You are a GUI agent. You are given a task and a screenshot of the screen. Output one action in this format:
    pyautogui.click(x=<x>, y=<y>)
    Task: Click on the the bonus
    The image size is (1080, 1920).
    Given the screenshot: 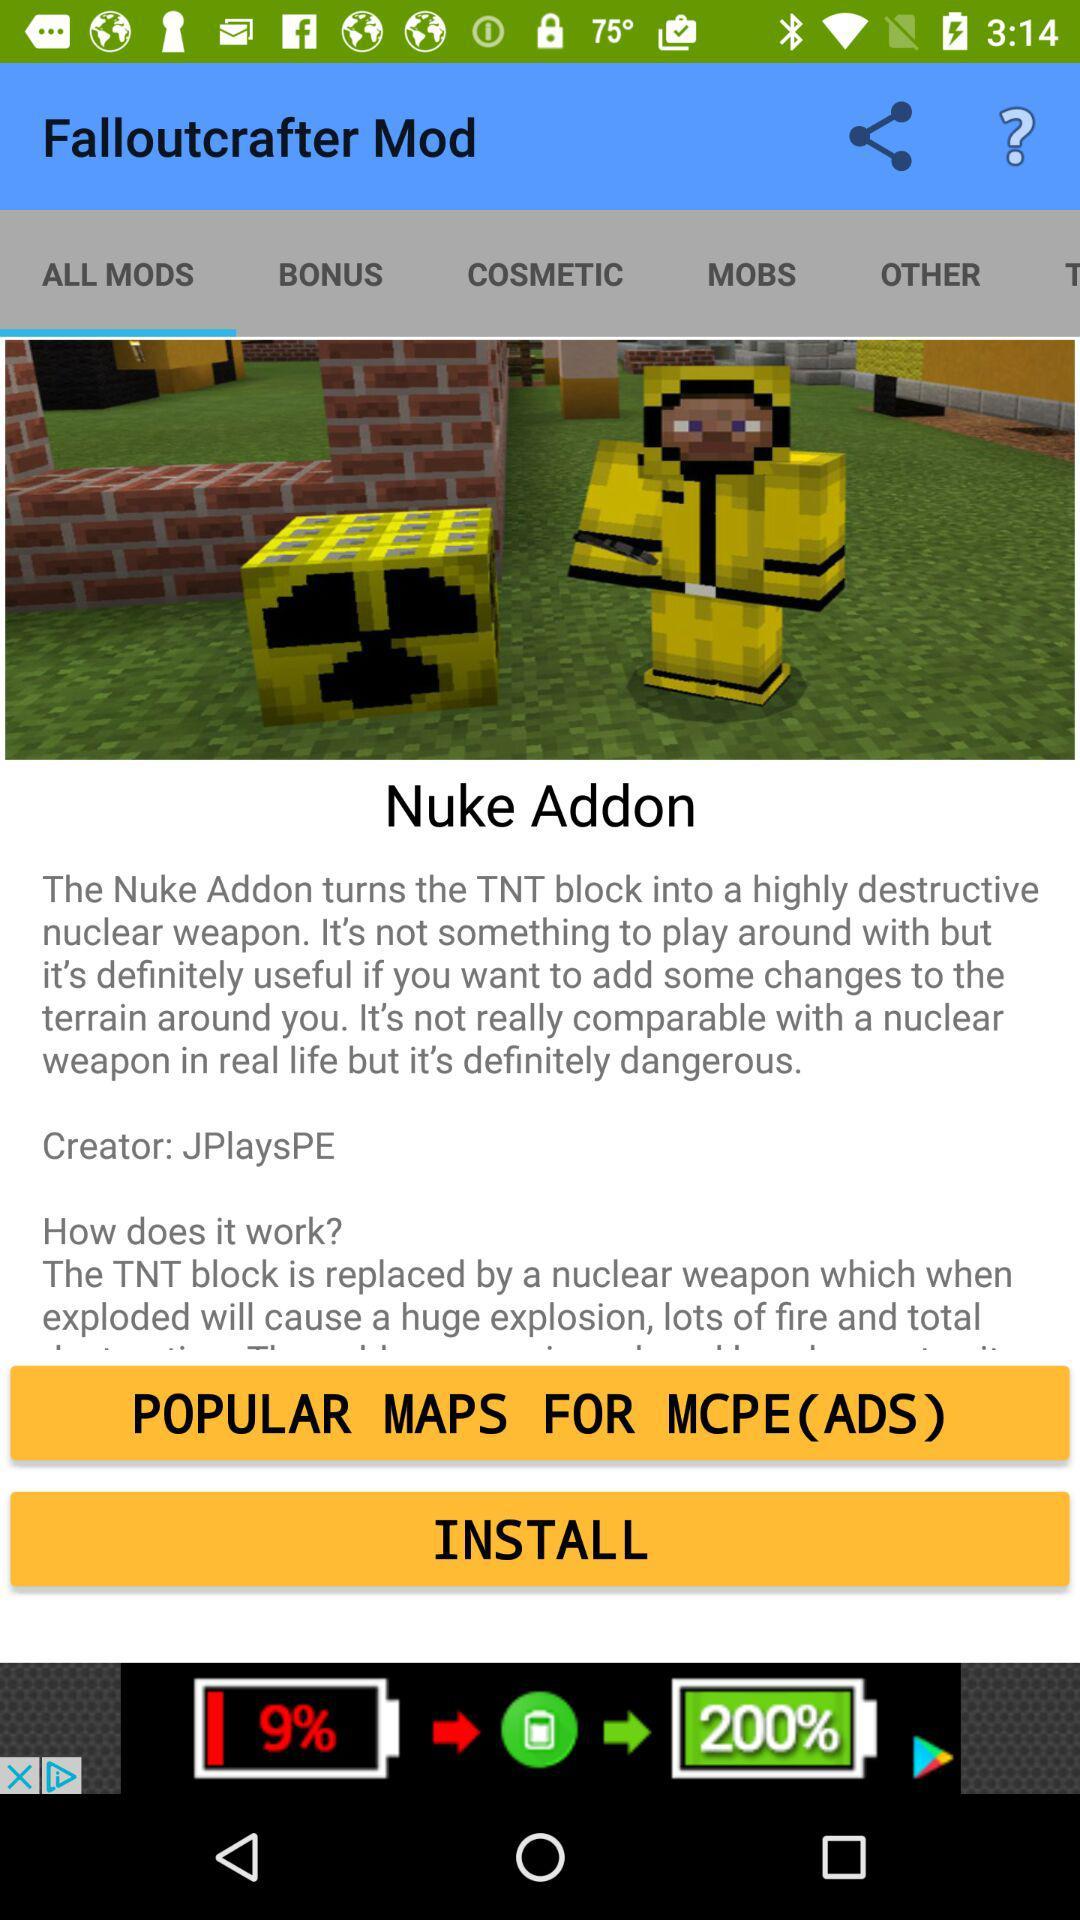 What is the action you would take?
    pyautogui.click(x=329, y=272)
    